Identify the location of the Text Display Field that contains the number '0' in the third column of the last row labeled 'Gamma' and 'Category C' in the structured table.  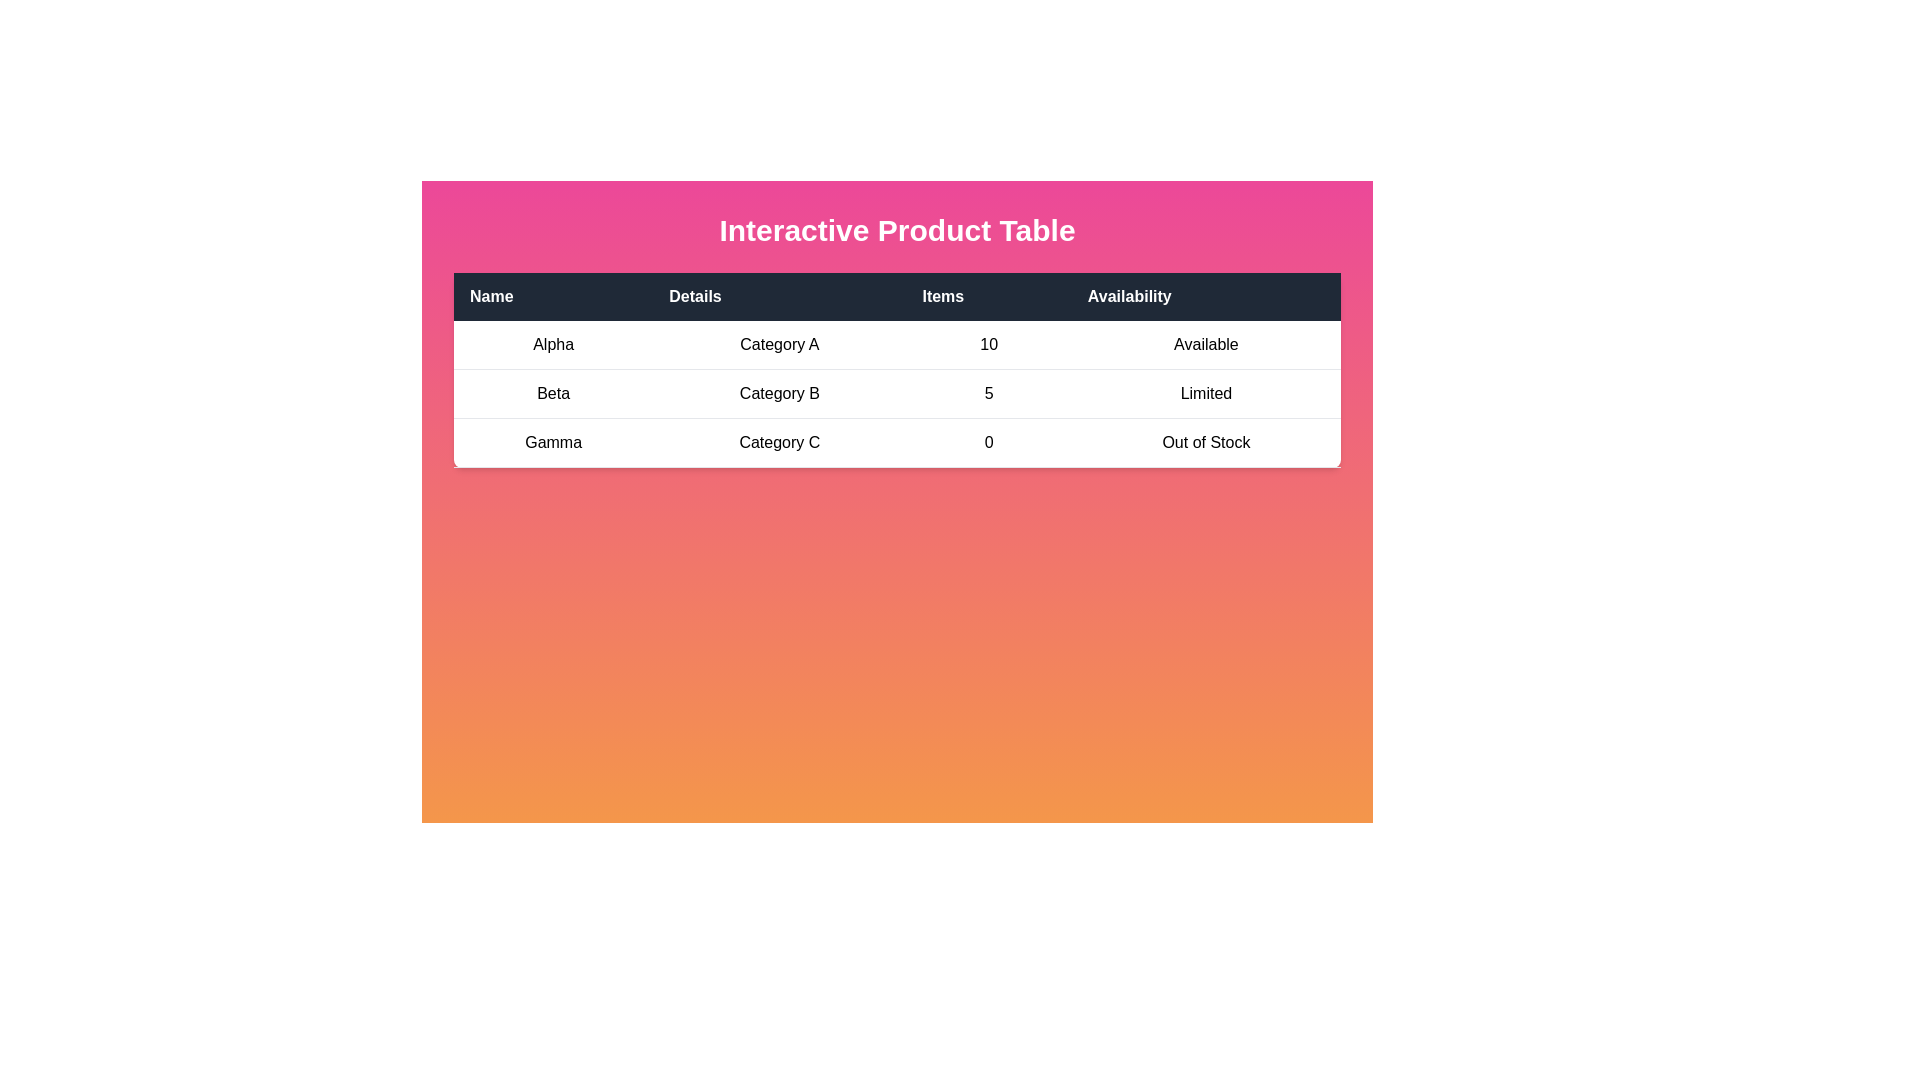
(989, 442).